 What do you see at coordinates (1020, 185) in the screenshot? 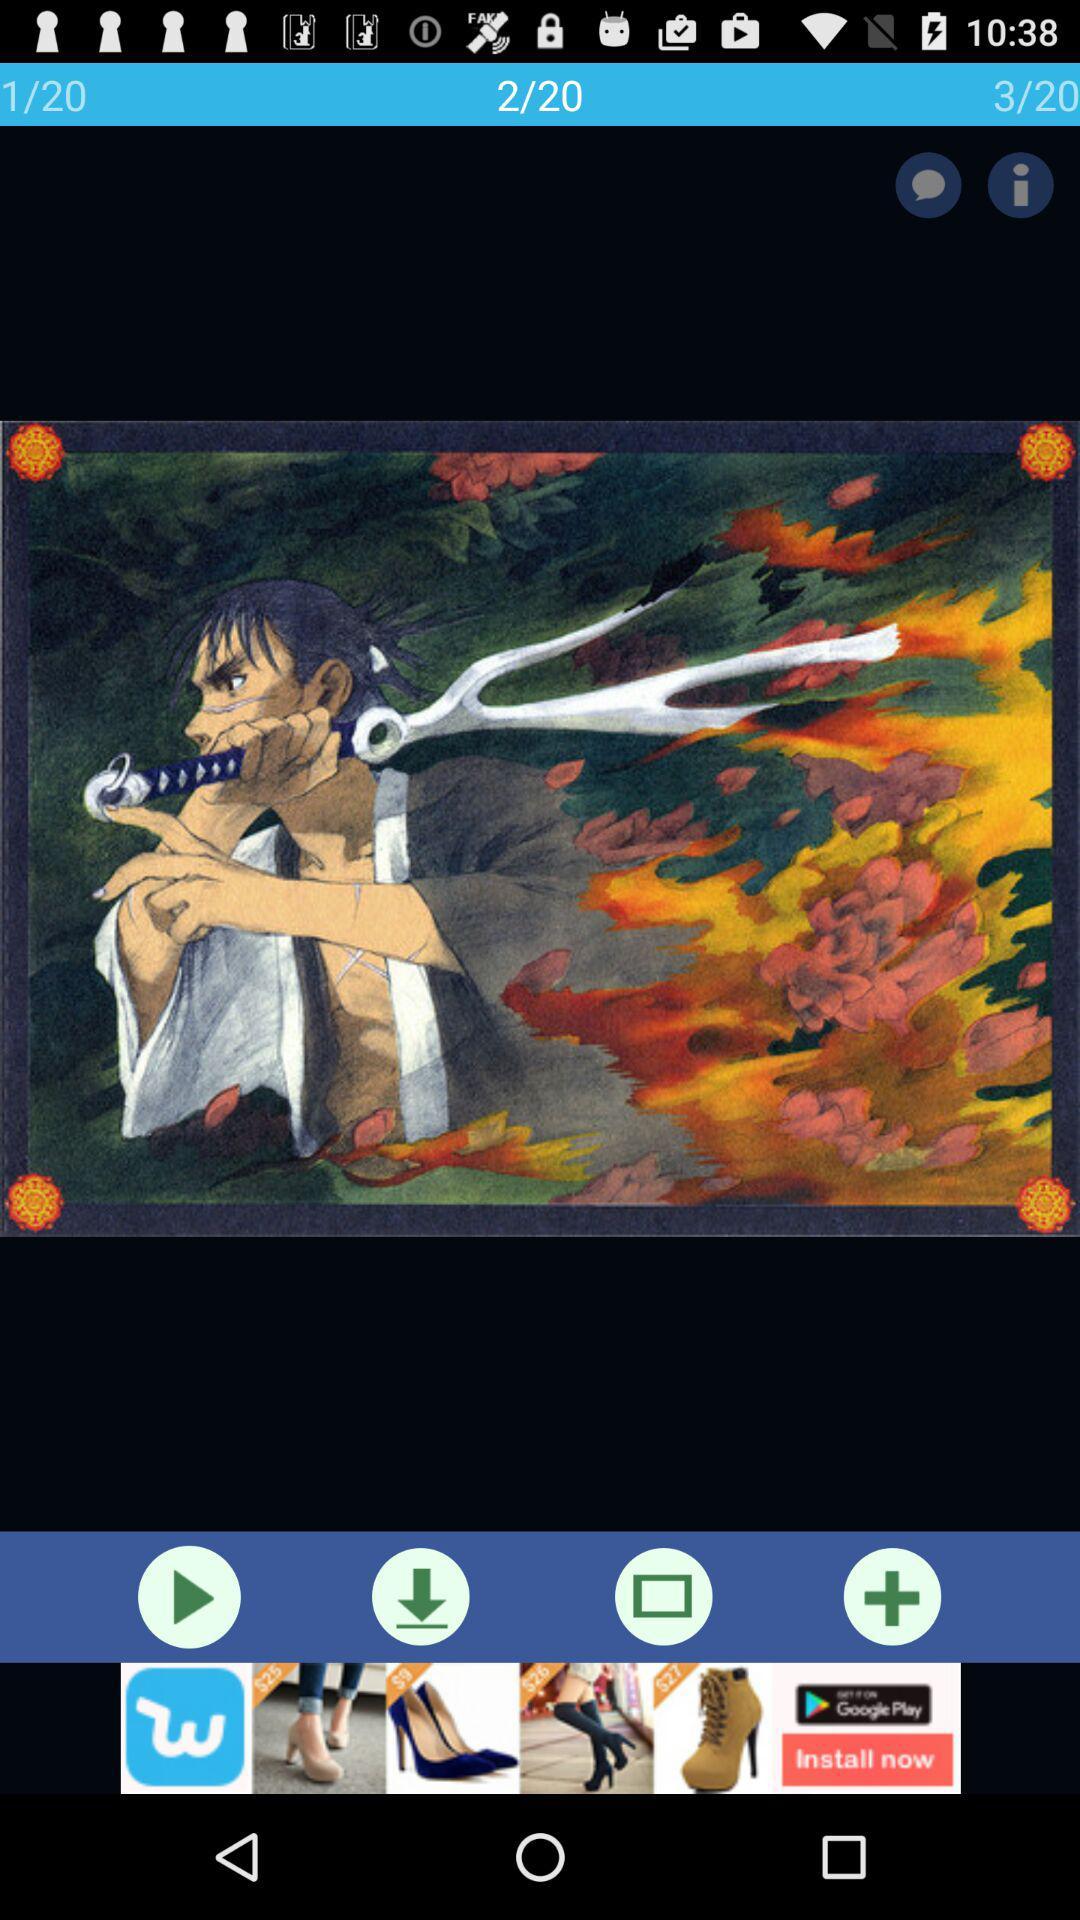
I see `show more information` at bounding box center [1020, 185].